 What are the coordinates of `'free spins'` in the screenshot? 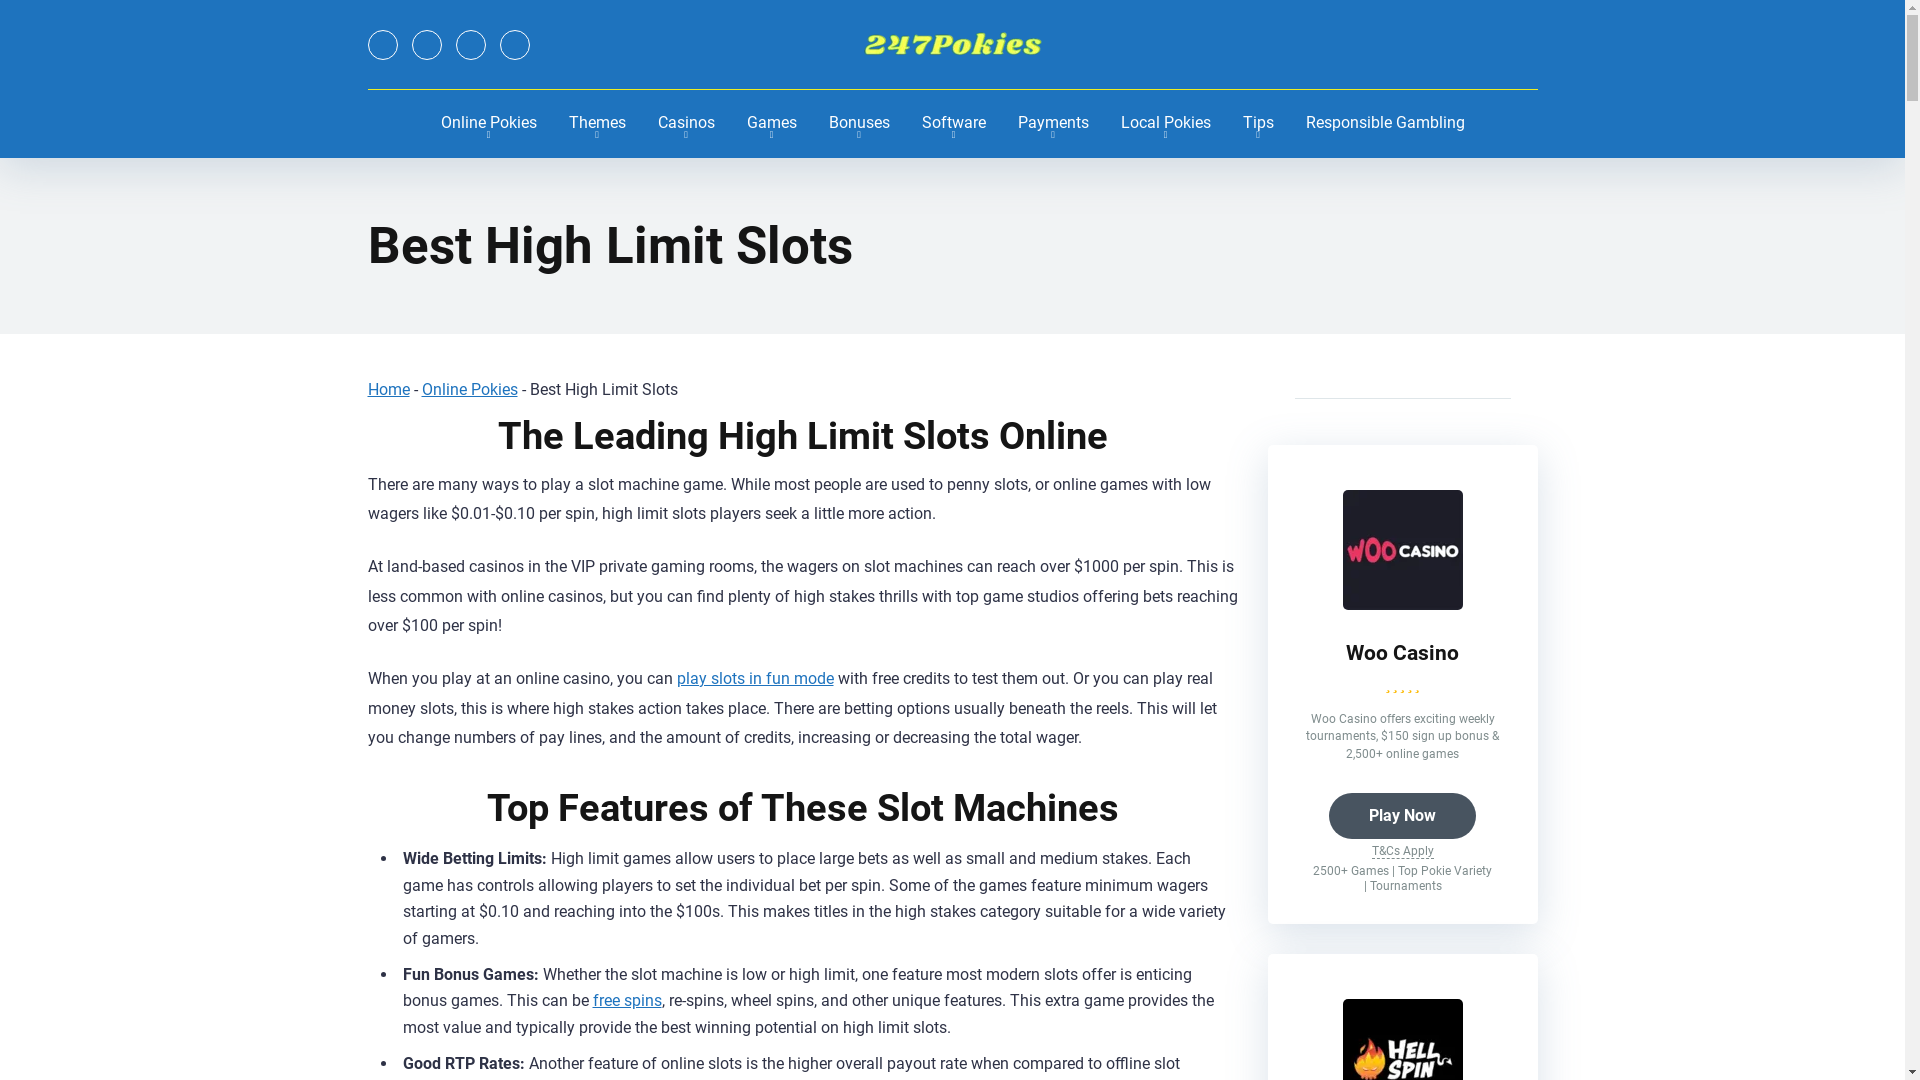 It's located at (625, 1000).